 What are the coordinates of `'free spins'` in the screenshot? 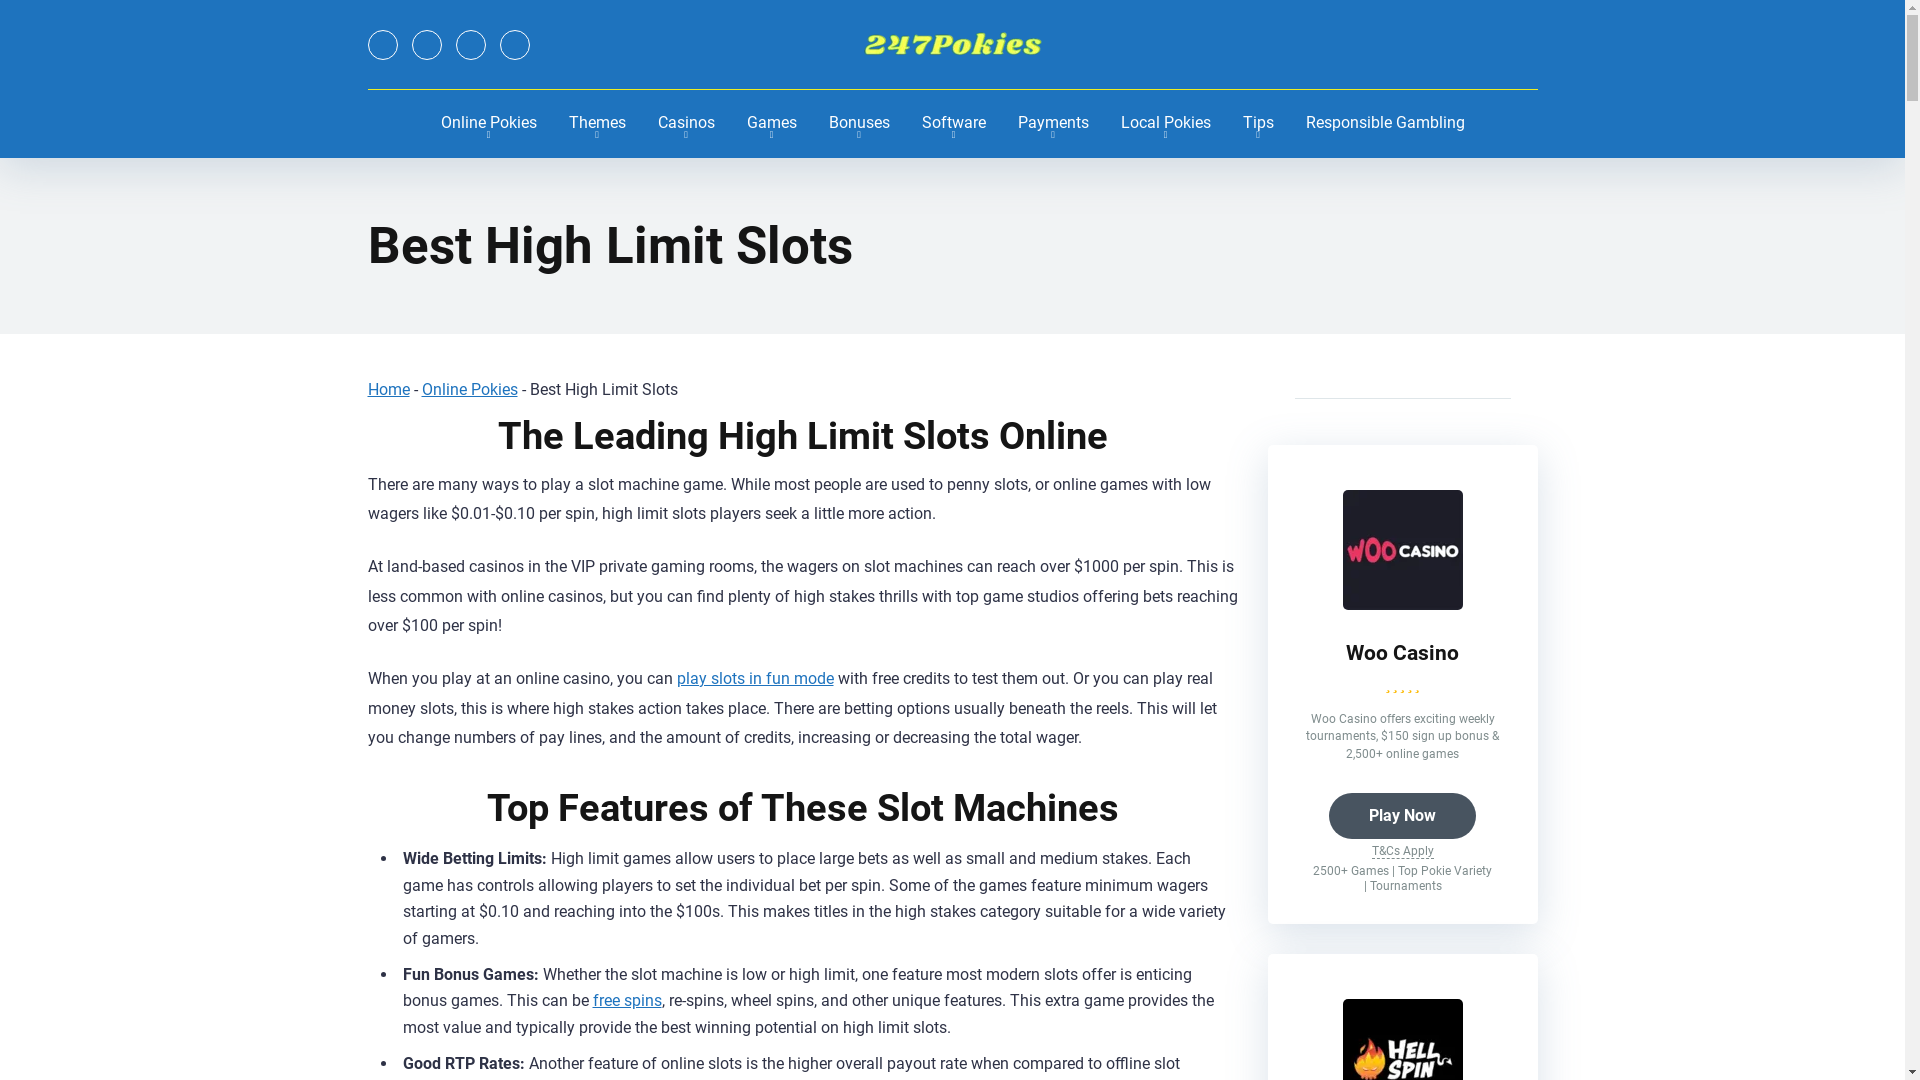 It's located at (625, 1000).